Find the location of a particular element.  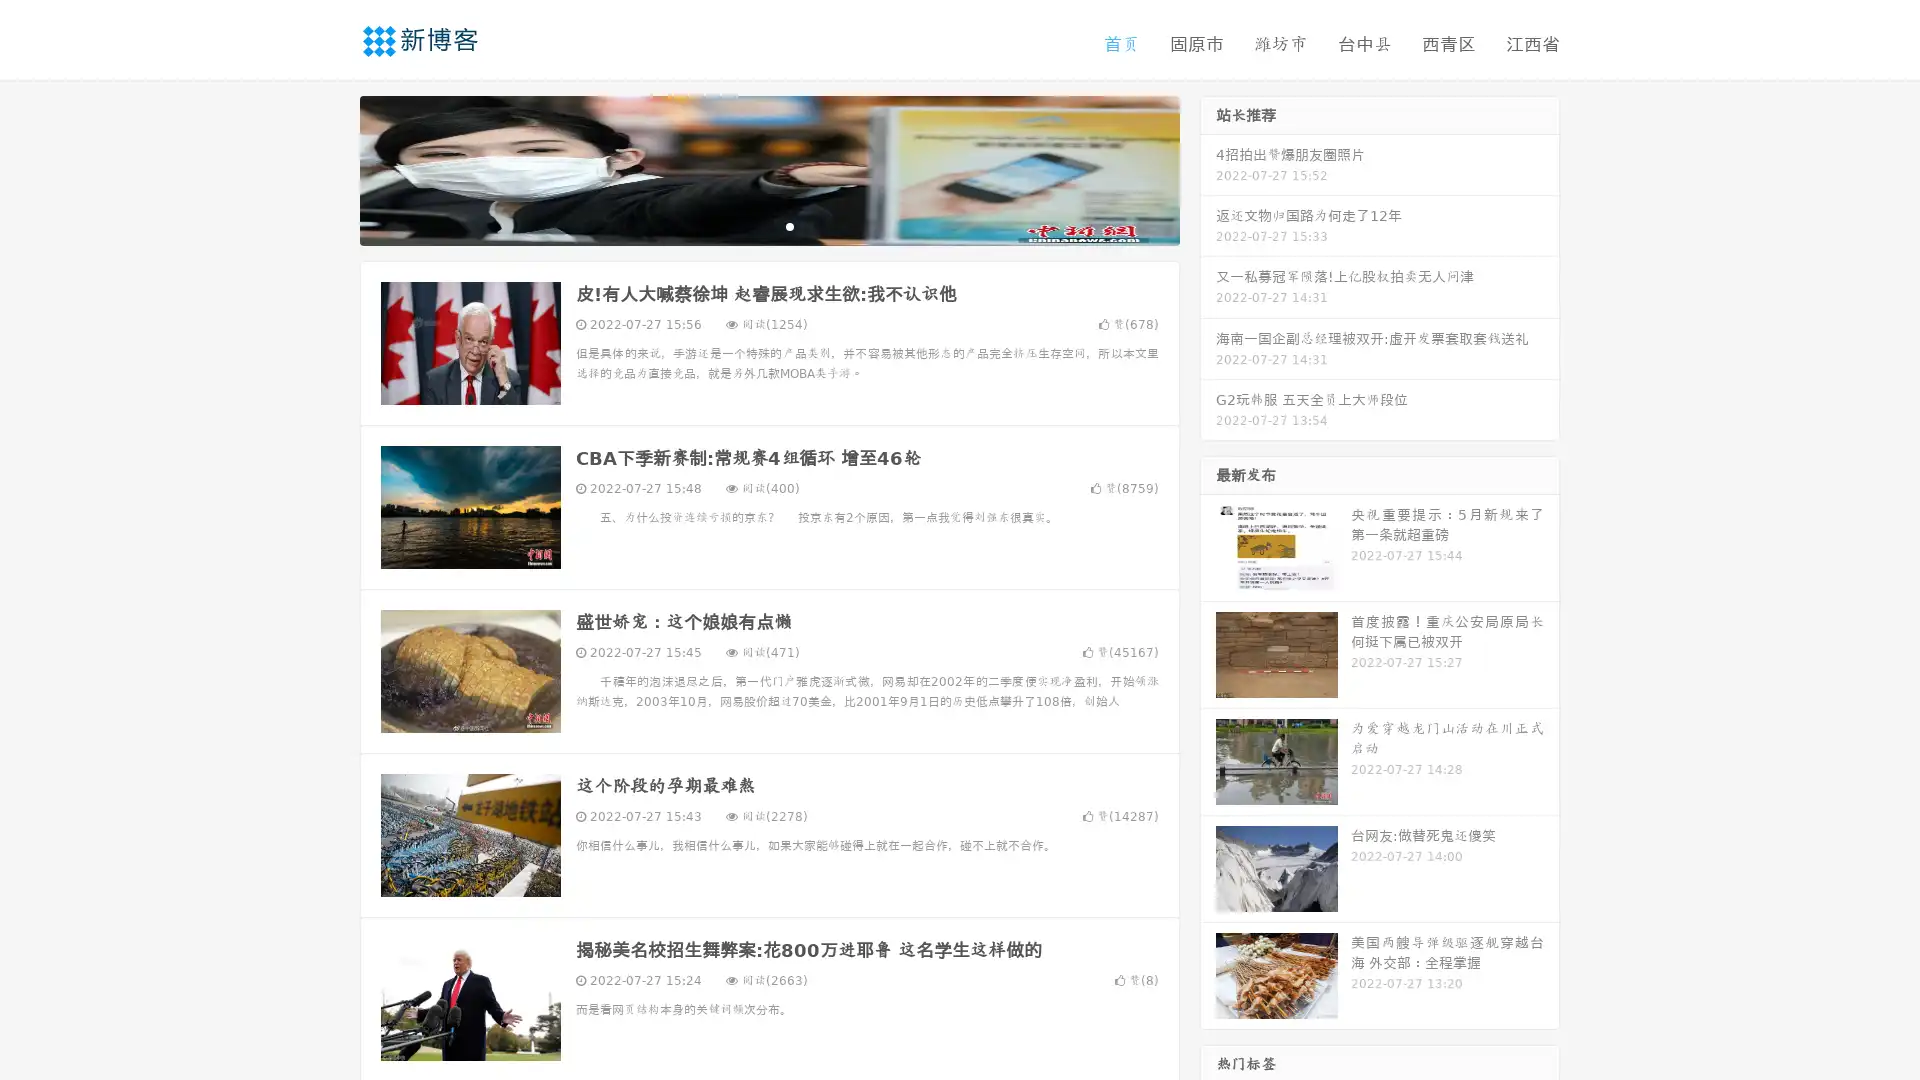

Go to slide 2 is located at coordinates (768, 225).